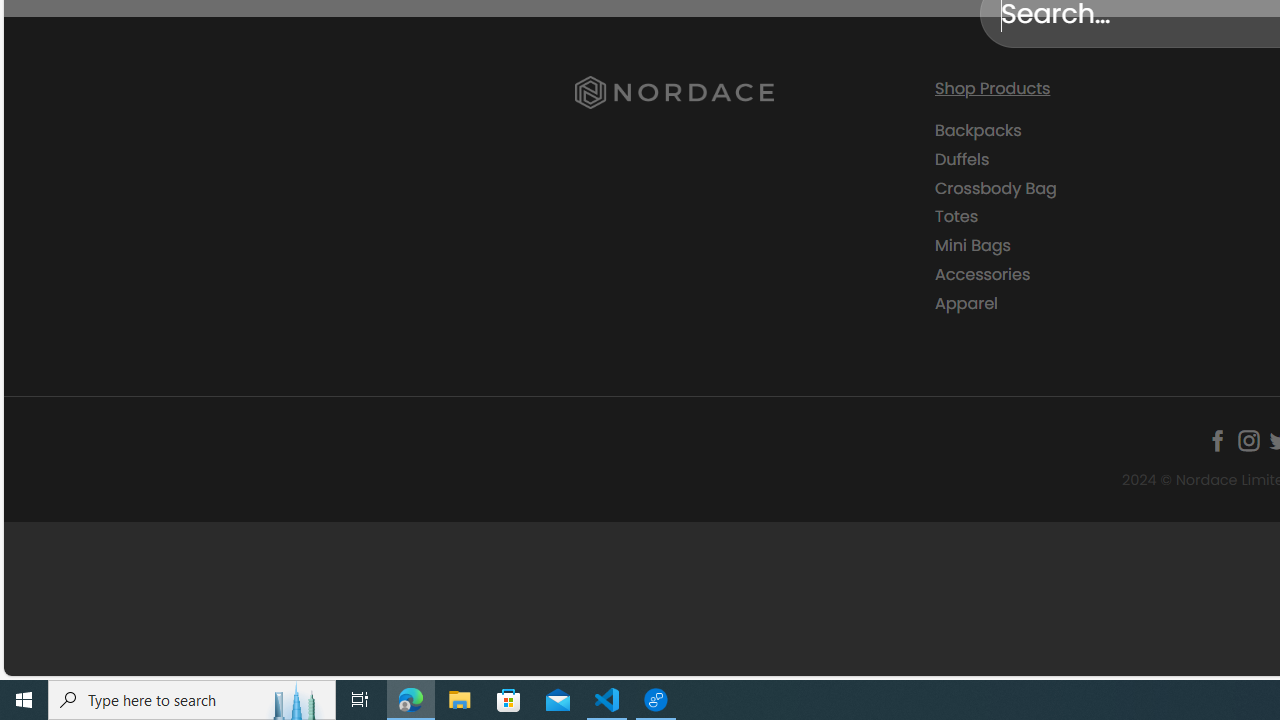 This screenshot has height=720, width=1280. What do you see at coordinates (995, 187) in the screenshot?
I see `'Crossbody Bag'` at bounding box center [995, 187].